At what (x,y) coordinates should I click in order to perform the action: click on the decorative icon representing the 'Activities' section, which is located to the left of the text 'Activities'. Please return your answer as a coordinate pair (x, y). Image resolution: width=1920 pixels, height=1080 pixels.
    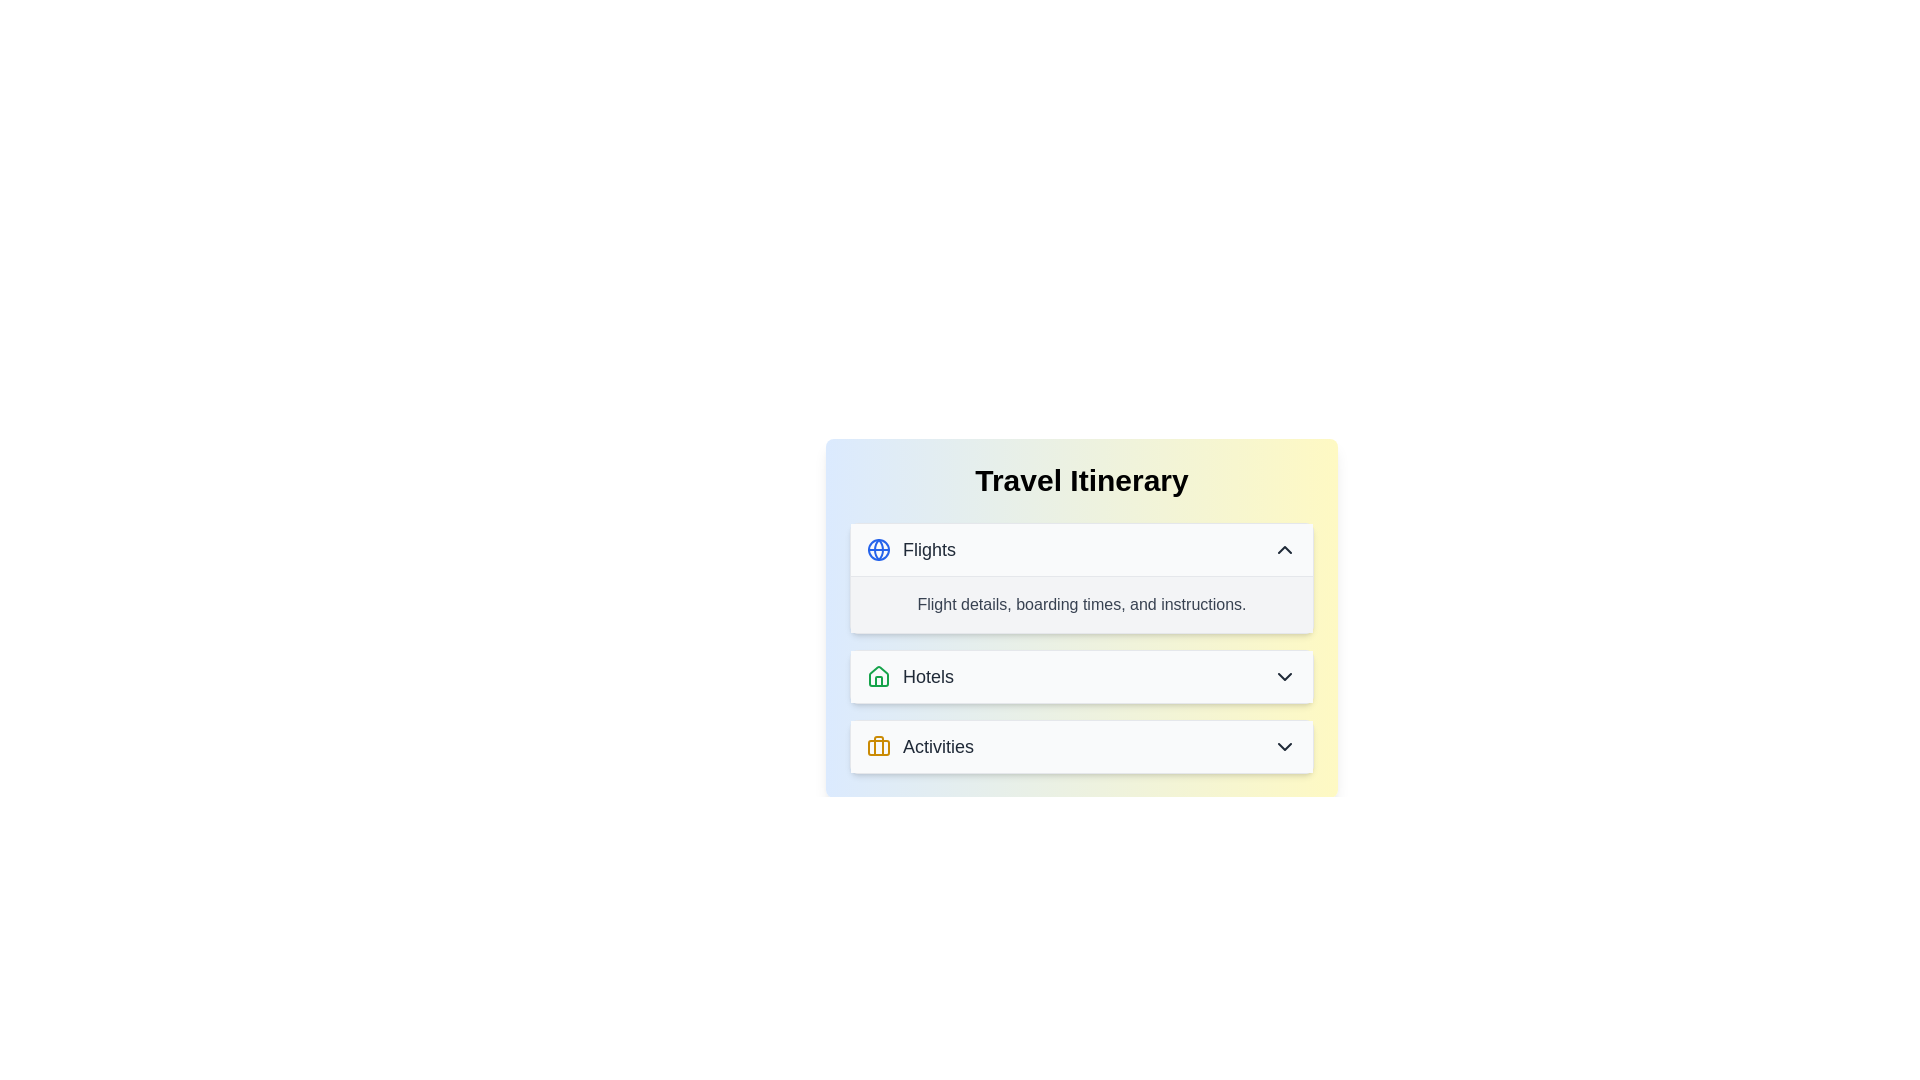
    Looking at the image, I should click on (878, 747).